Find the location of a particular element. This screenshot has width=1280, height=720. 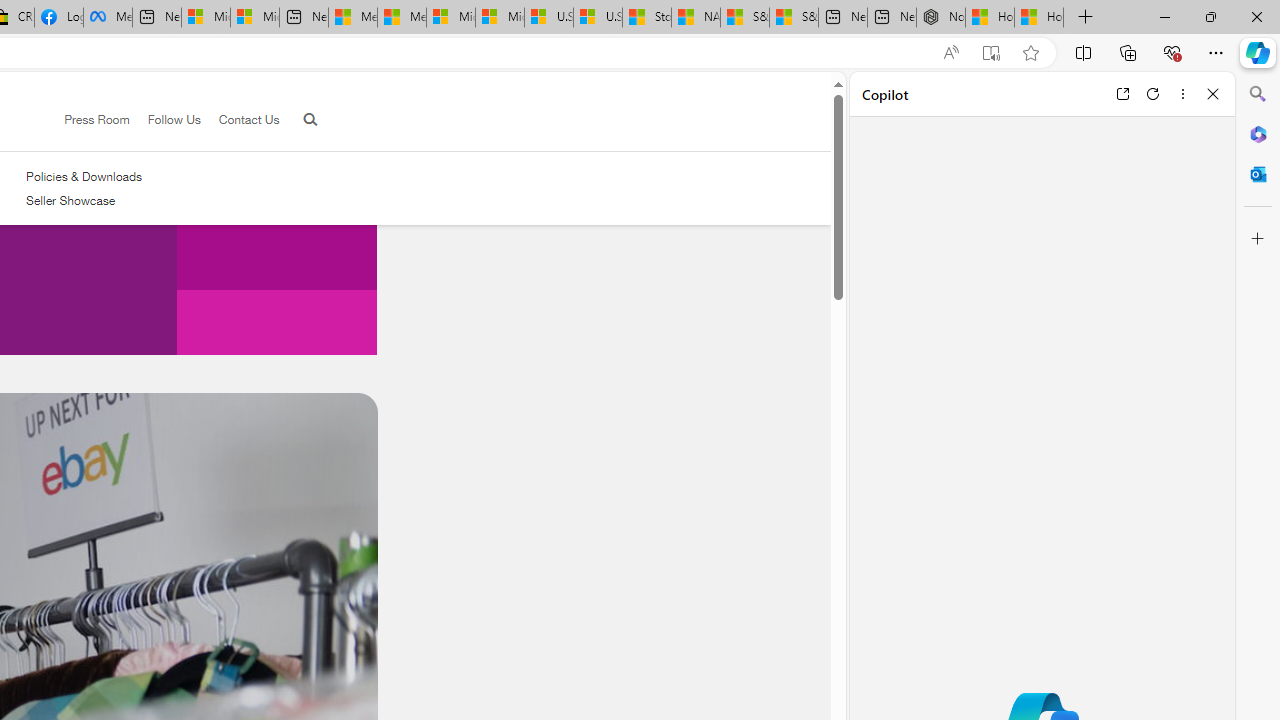

'Split screen' is located at coordinates (1082, 51).